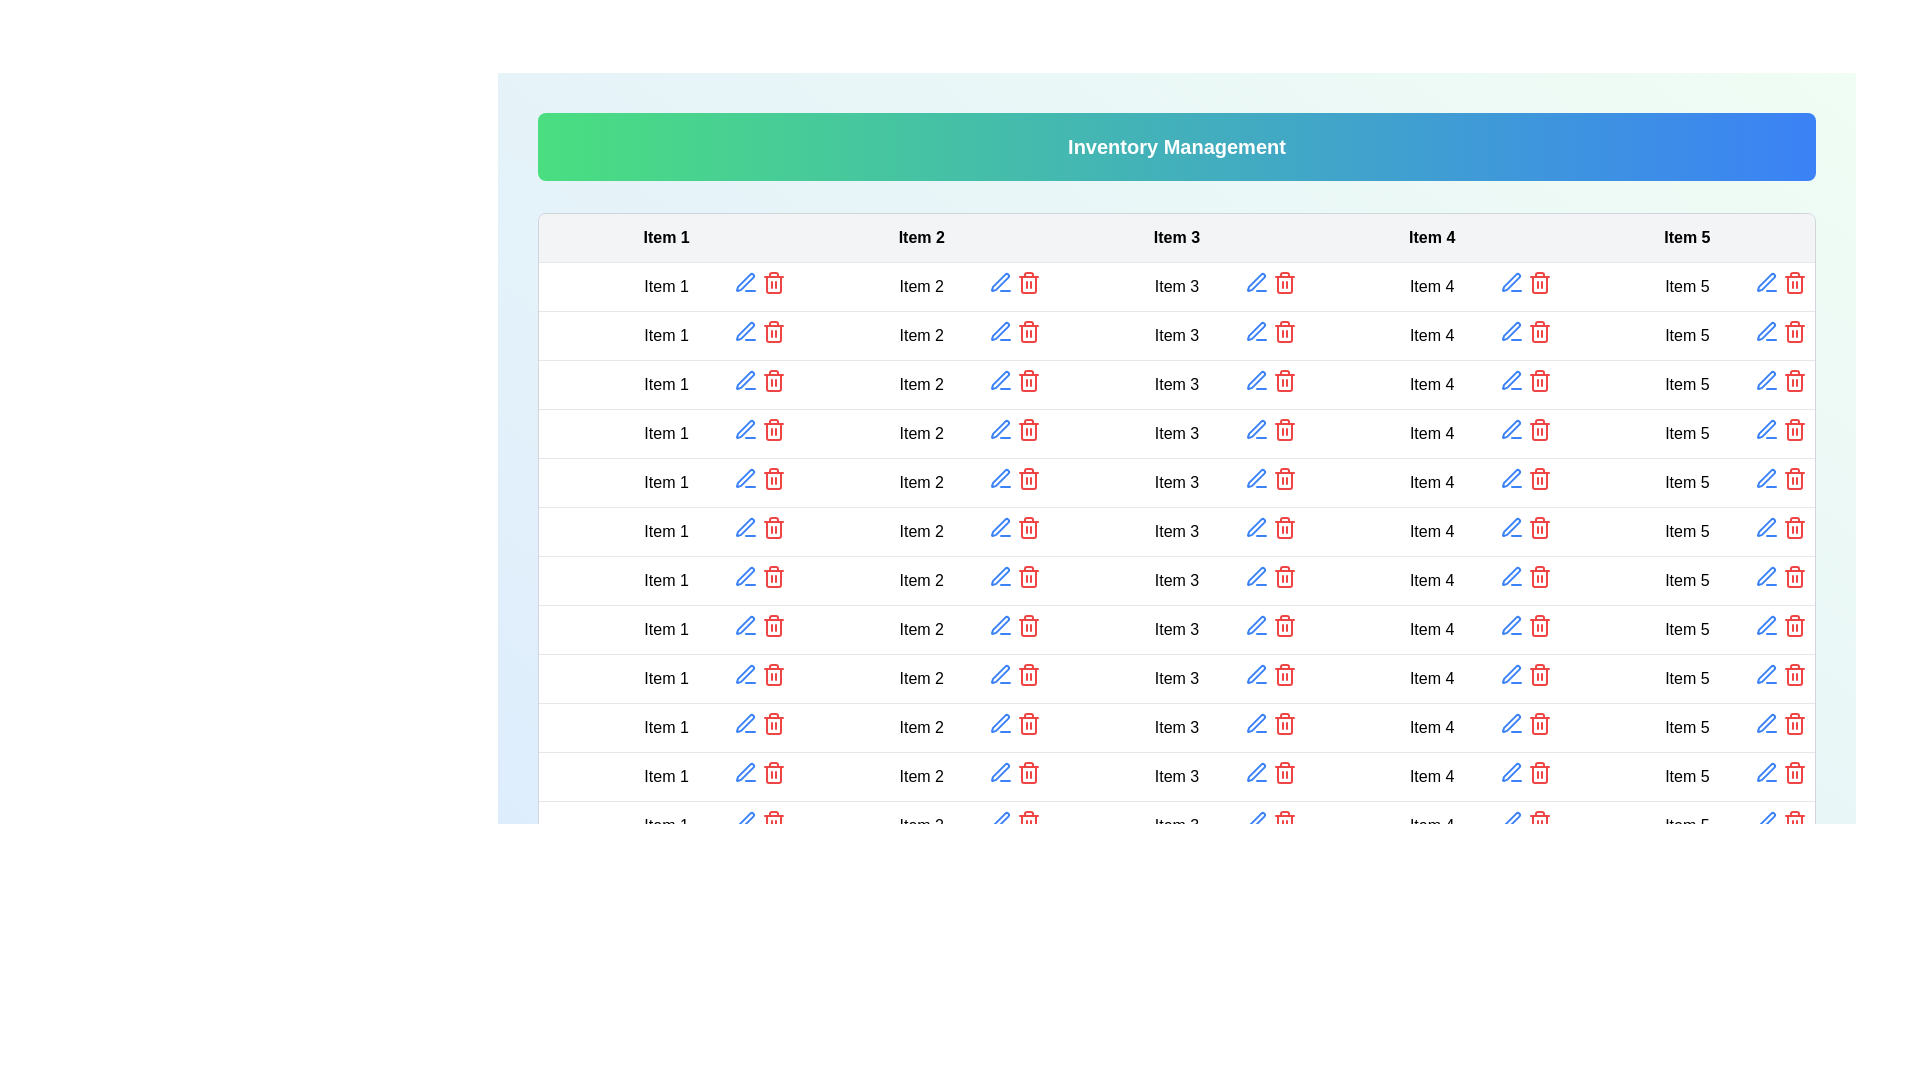 This screenshot has width=1920, height=1080. What do you see at coordinates (1686, 237) in the screenshot?
I see `the table header to sort the column by Item 5` at bounding box center [1686, 237].